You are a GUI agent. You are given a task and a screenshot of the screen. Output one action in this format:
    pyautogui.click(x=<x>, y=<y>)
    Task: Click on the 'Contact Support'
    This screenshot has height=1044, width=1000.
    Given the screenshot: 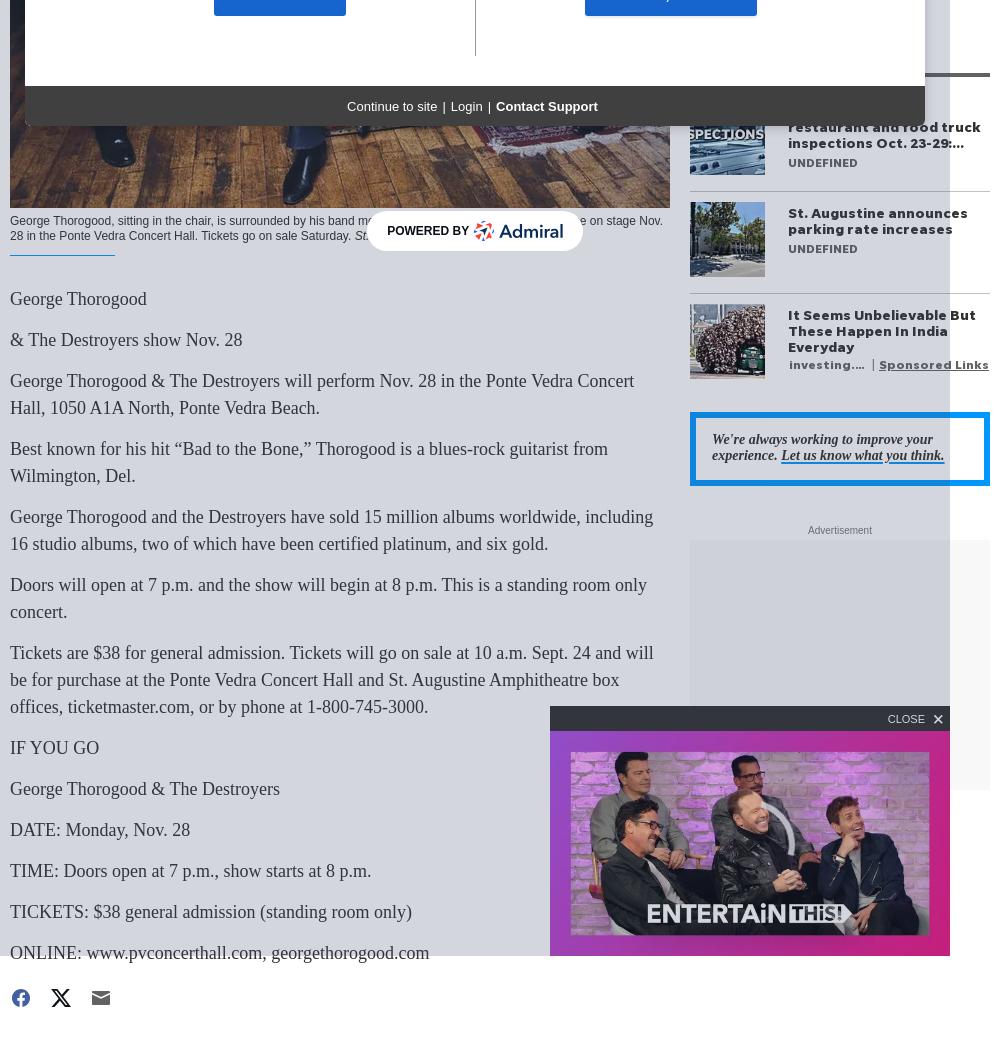 What is the action you would take?
    pyautogui.click(x=546, y=108)
    